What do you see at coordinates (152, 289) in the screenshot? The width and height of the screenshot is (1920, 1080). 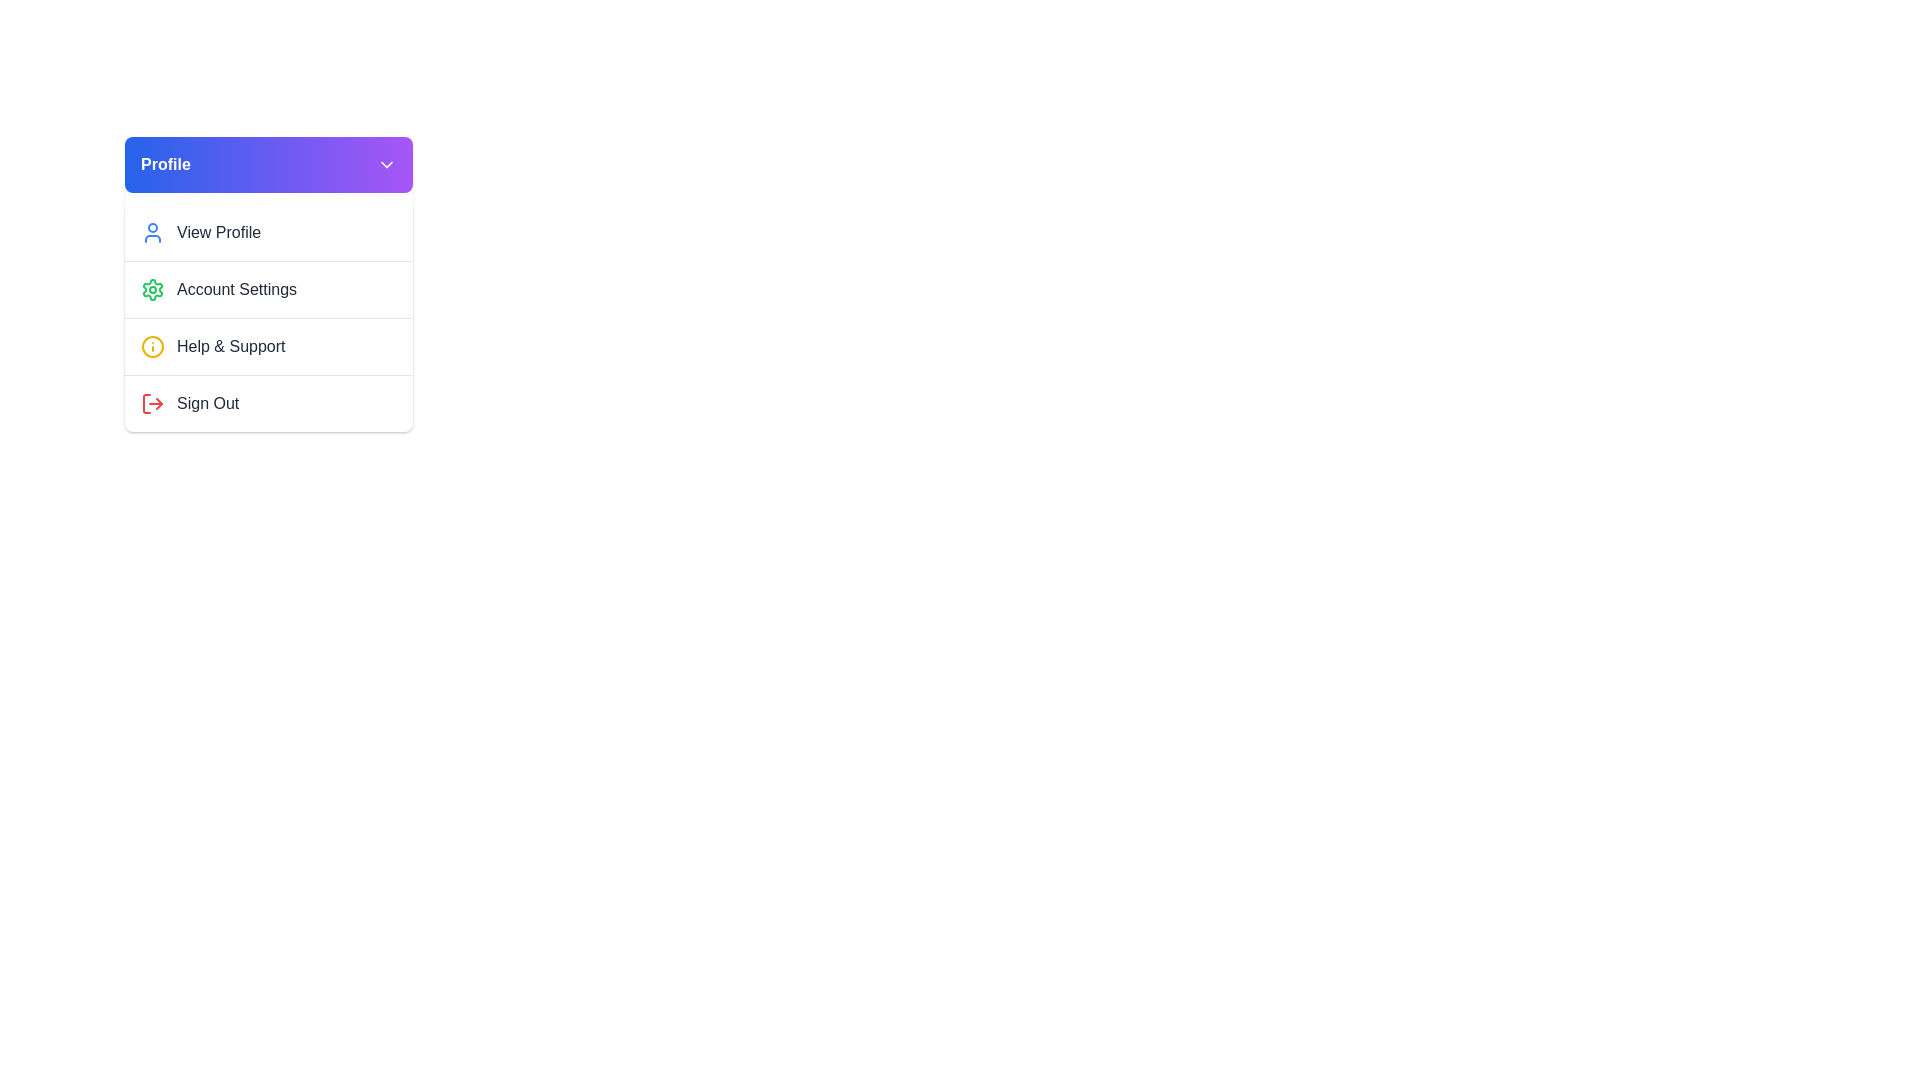 I see `the settings icon located to the left of the 'Account Settings' text in the Profile menu, which is the second item in the list` at bounding box center [152, 289].